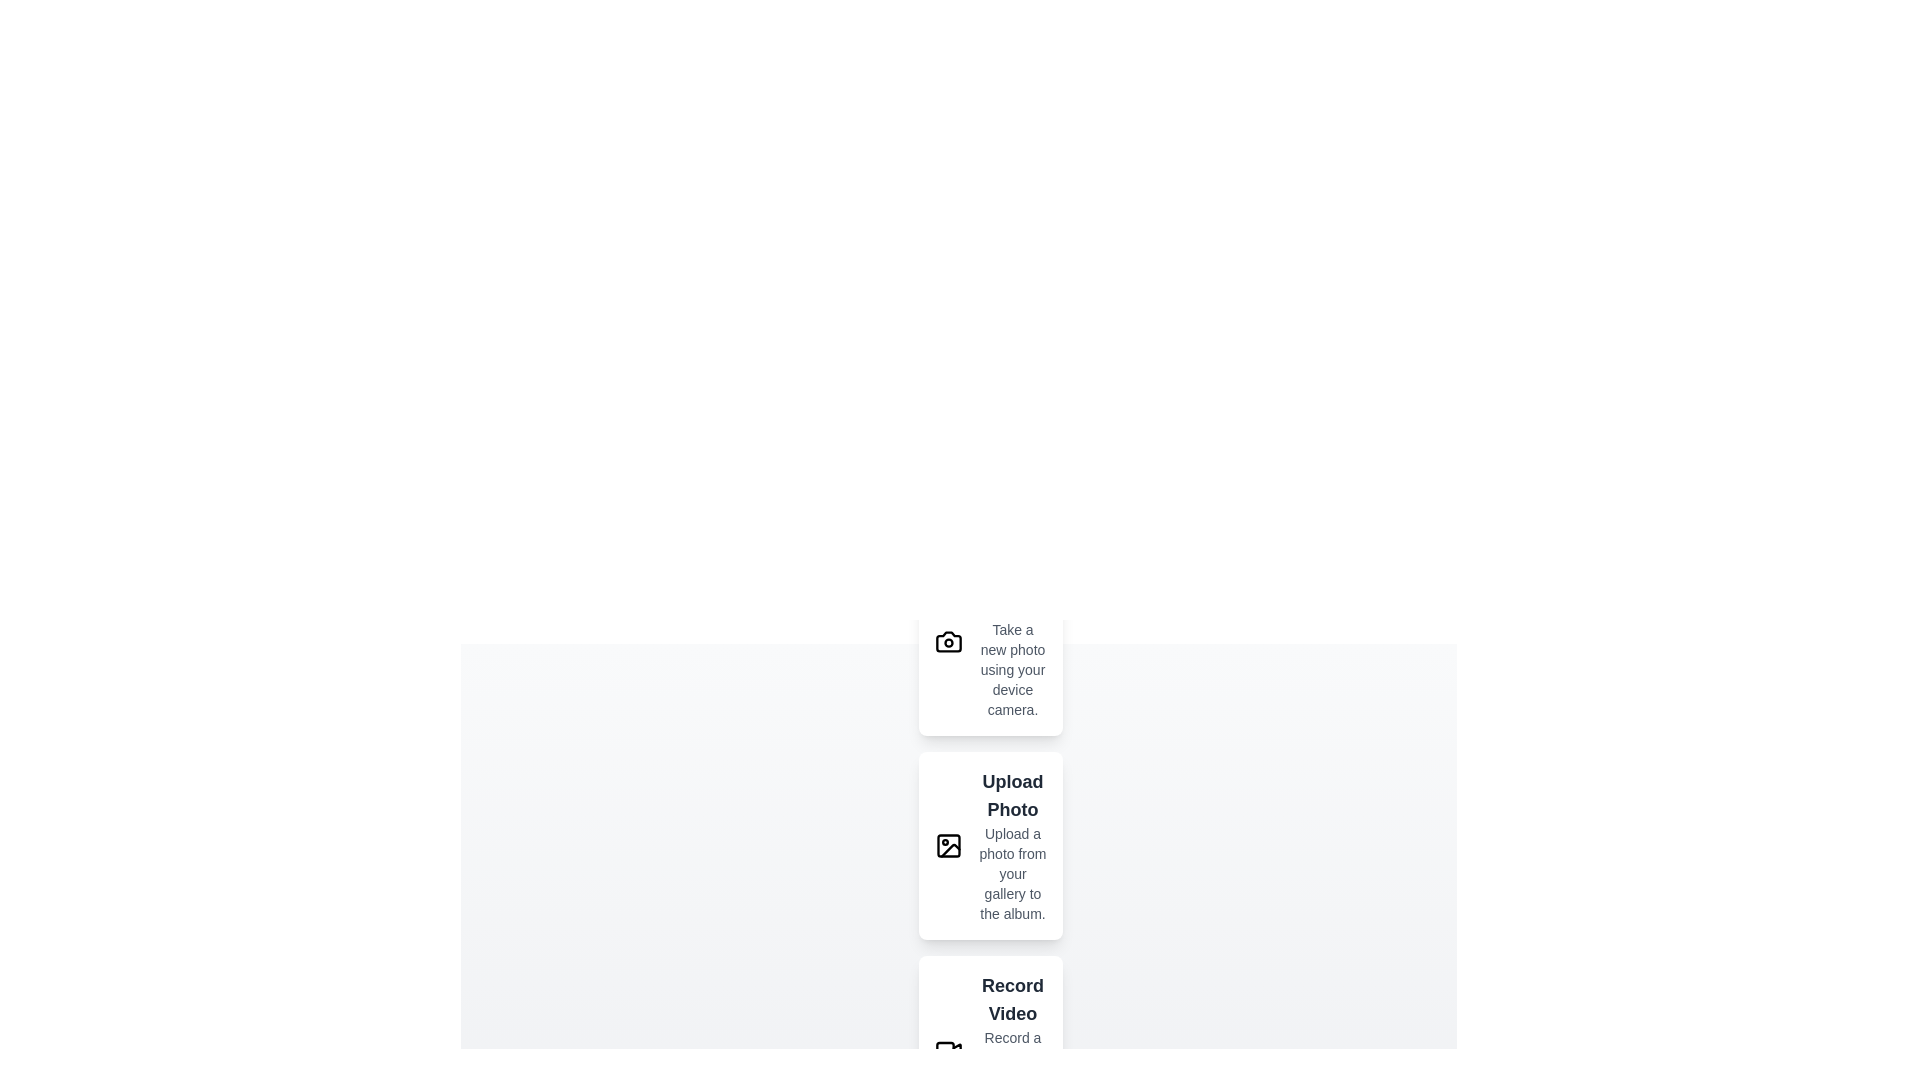 The width and height of the screenshot is (1920, 1080). What do you see at coordinates (990, 641) in the screenshot?
I see `the action described by Capture Photo` at bounding box center [990, 641].